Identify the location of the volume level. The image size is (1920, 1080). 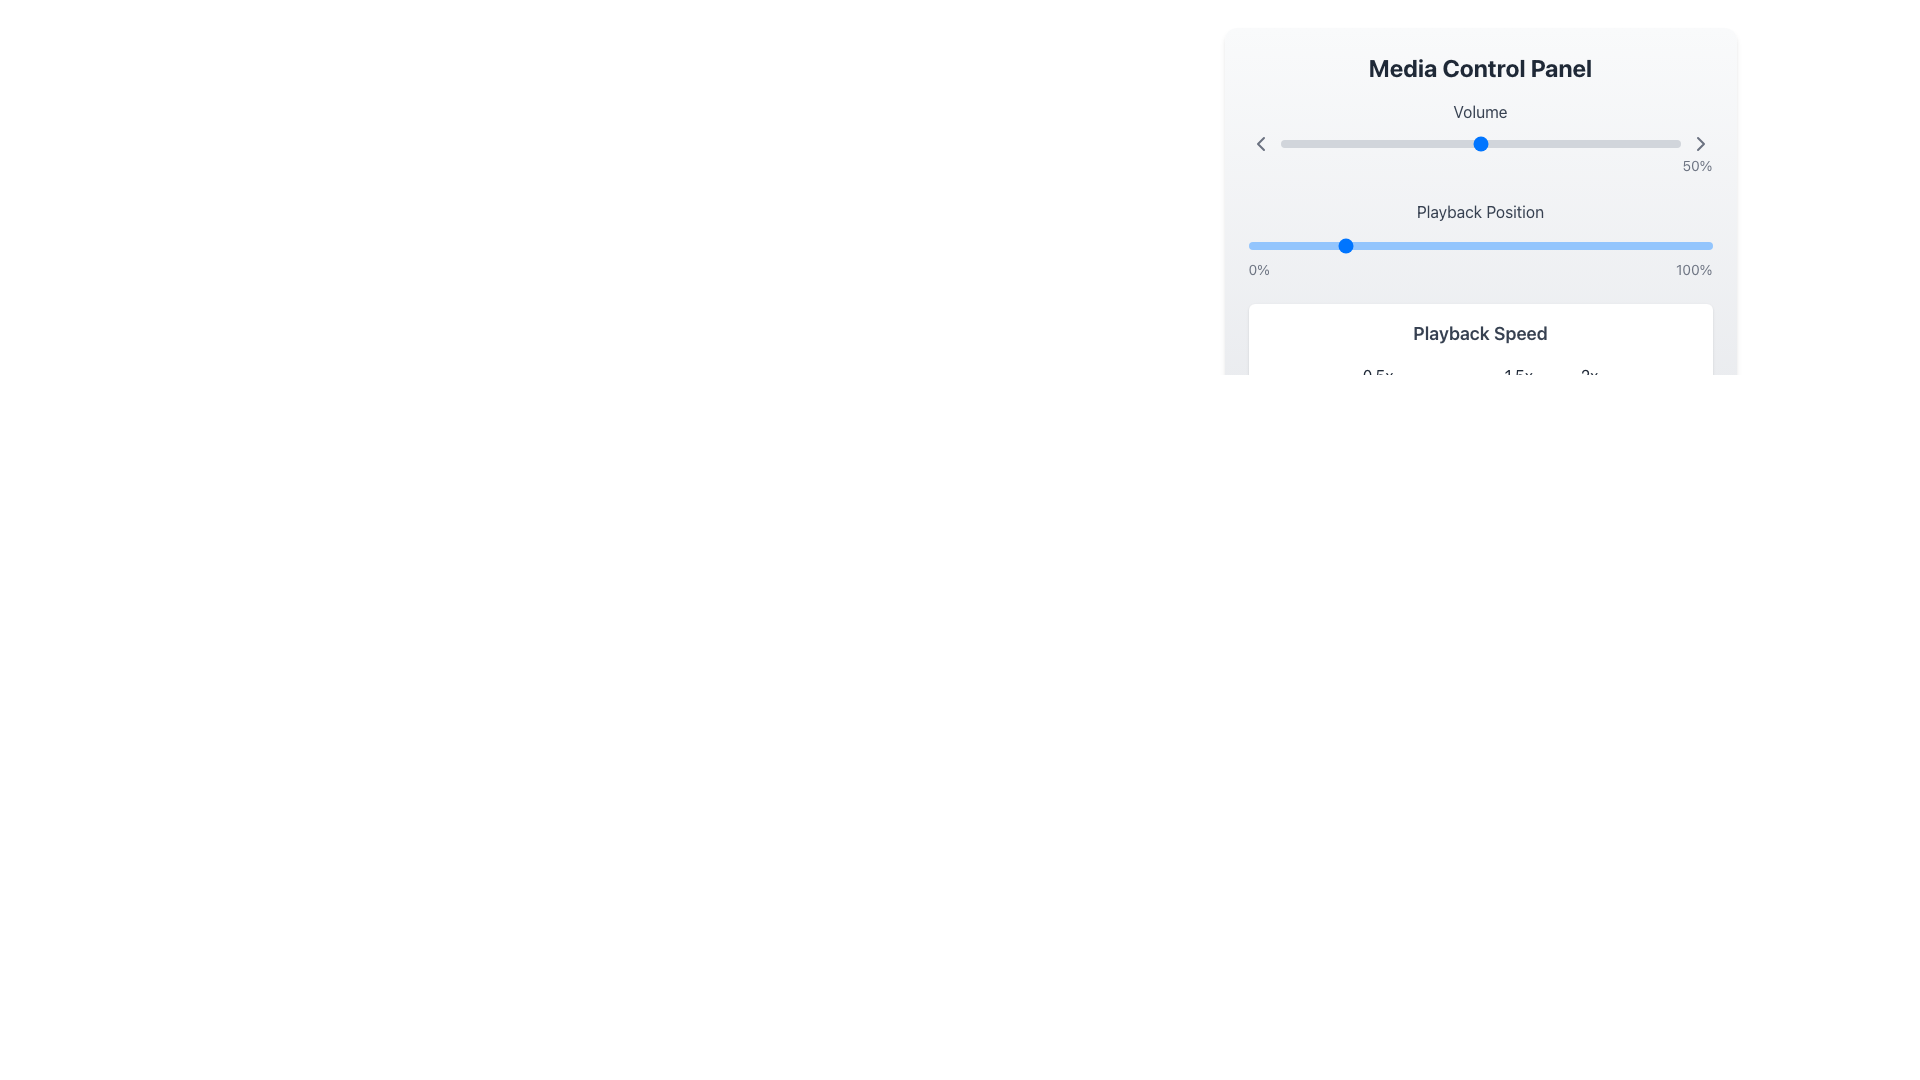
(1547, 142).